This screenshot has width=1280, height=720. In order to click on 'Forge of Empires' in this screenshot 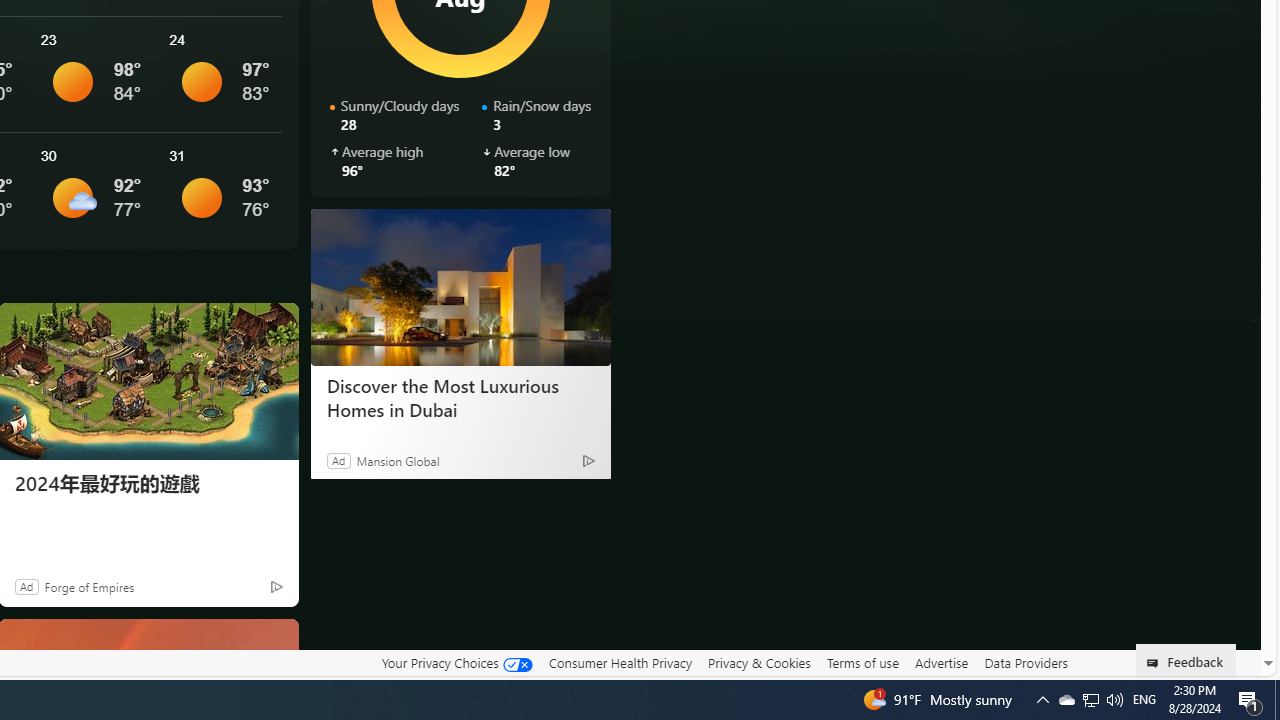, I will do `click(87, 585)`.